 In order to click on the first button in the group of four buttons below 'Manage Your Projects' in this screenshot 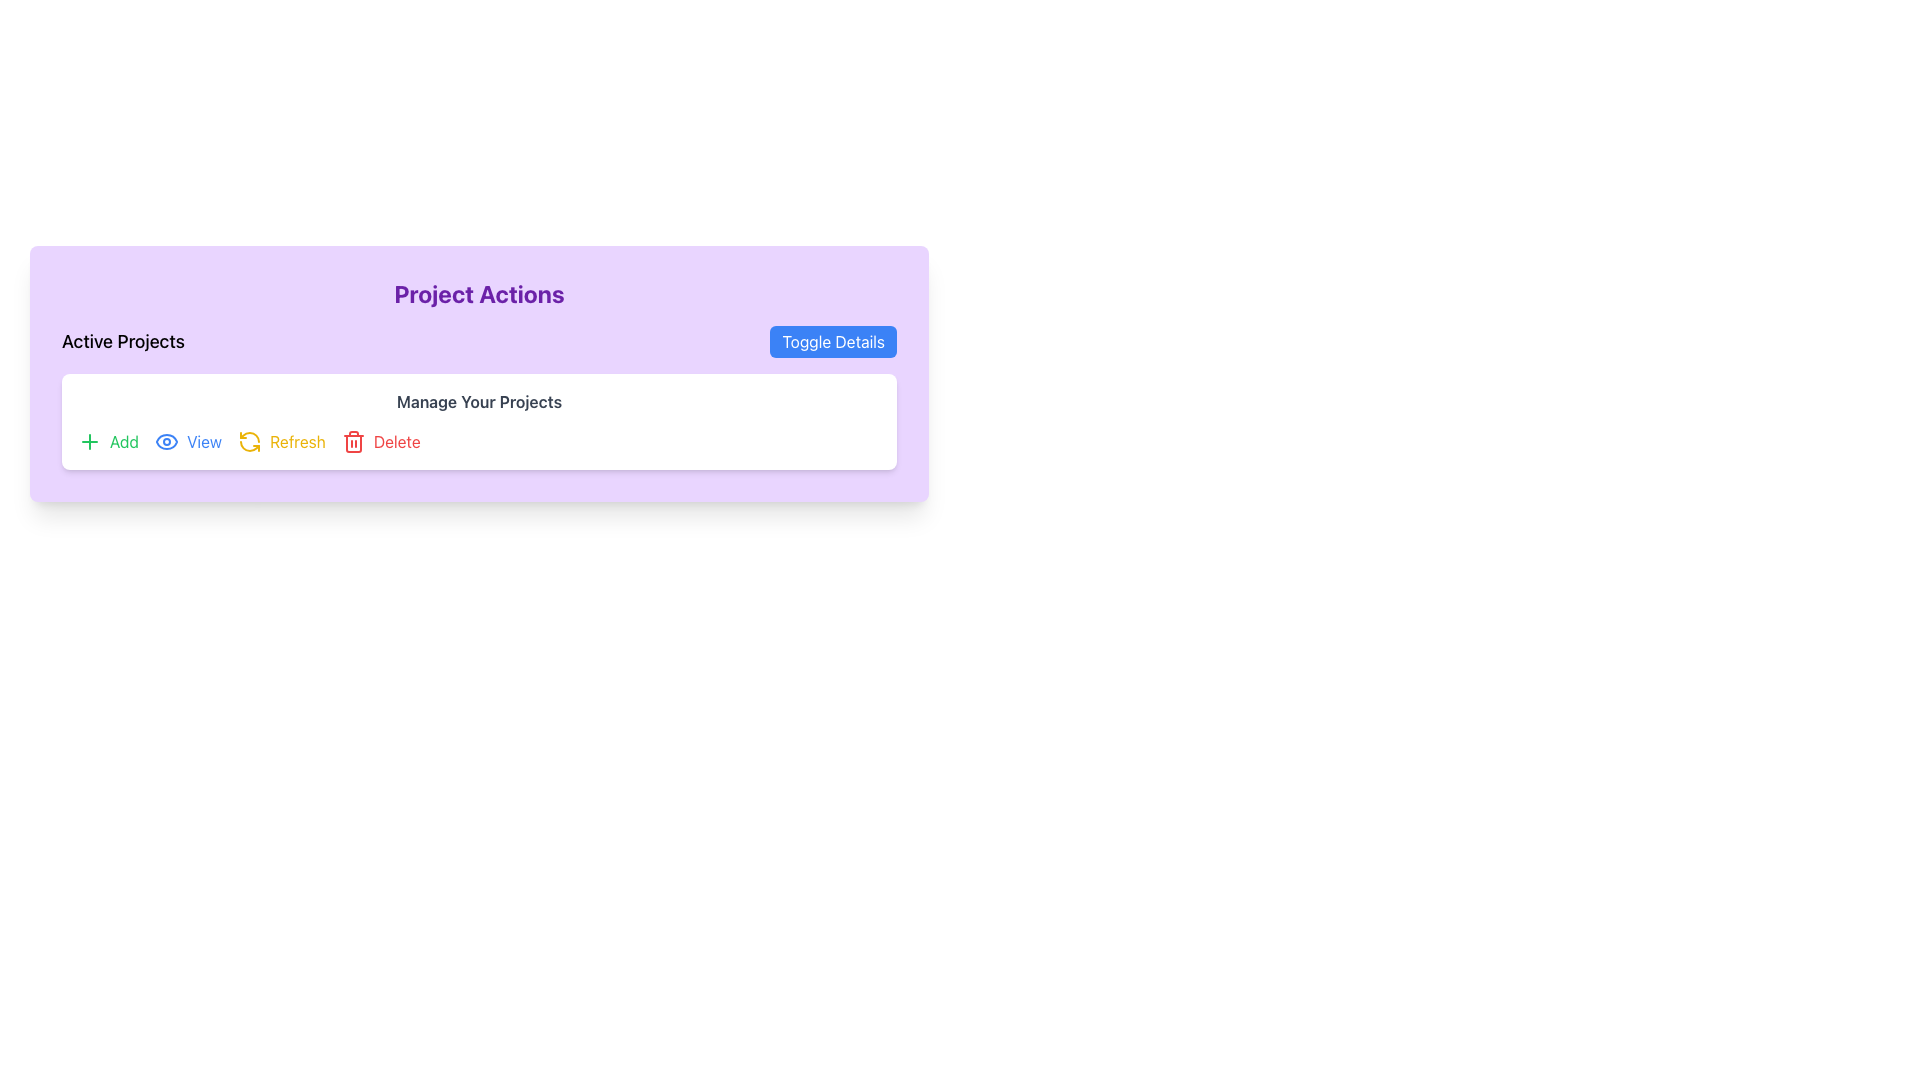, I will do `click(107, 441)`.